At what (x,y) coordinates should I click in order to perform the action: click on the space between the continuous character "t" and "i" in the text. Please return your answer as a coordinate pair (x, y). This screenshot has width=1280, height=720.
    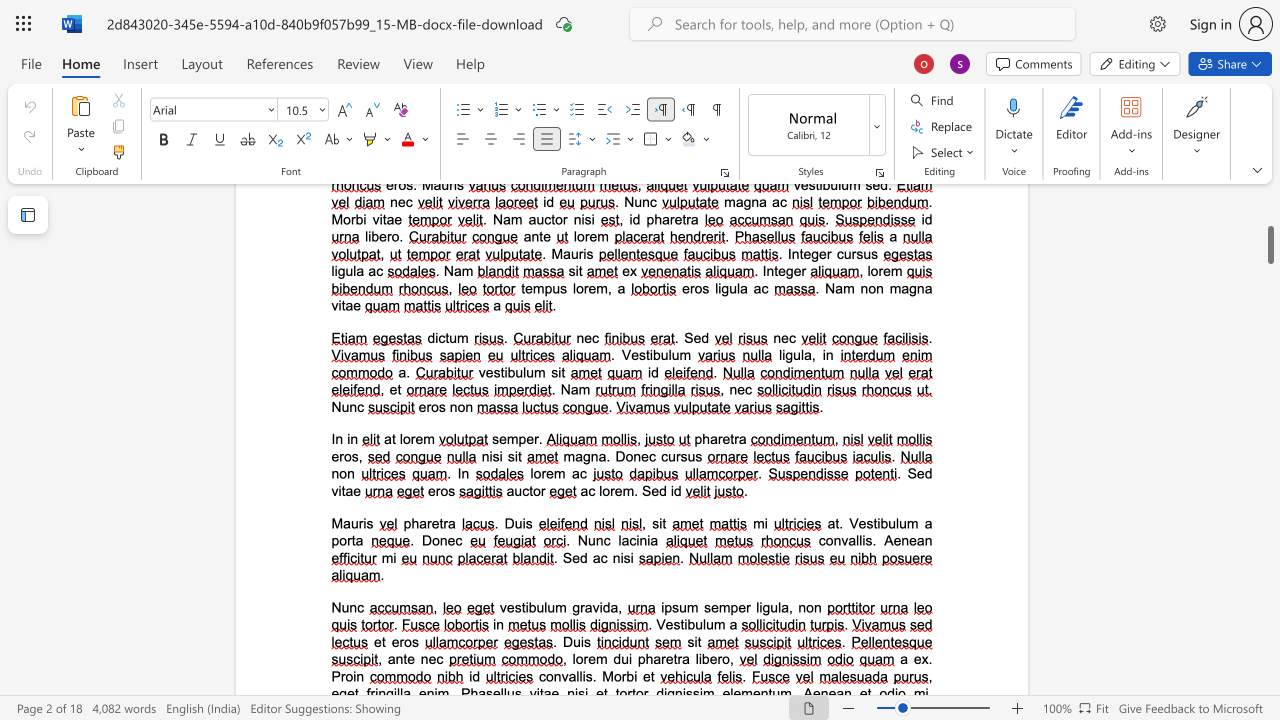
    Looking at the image, I should click on (684, 623).